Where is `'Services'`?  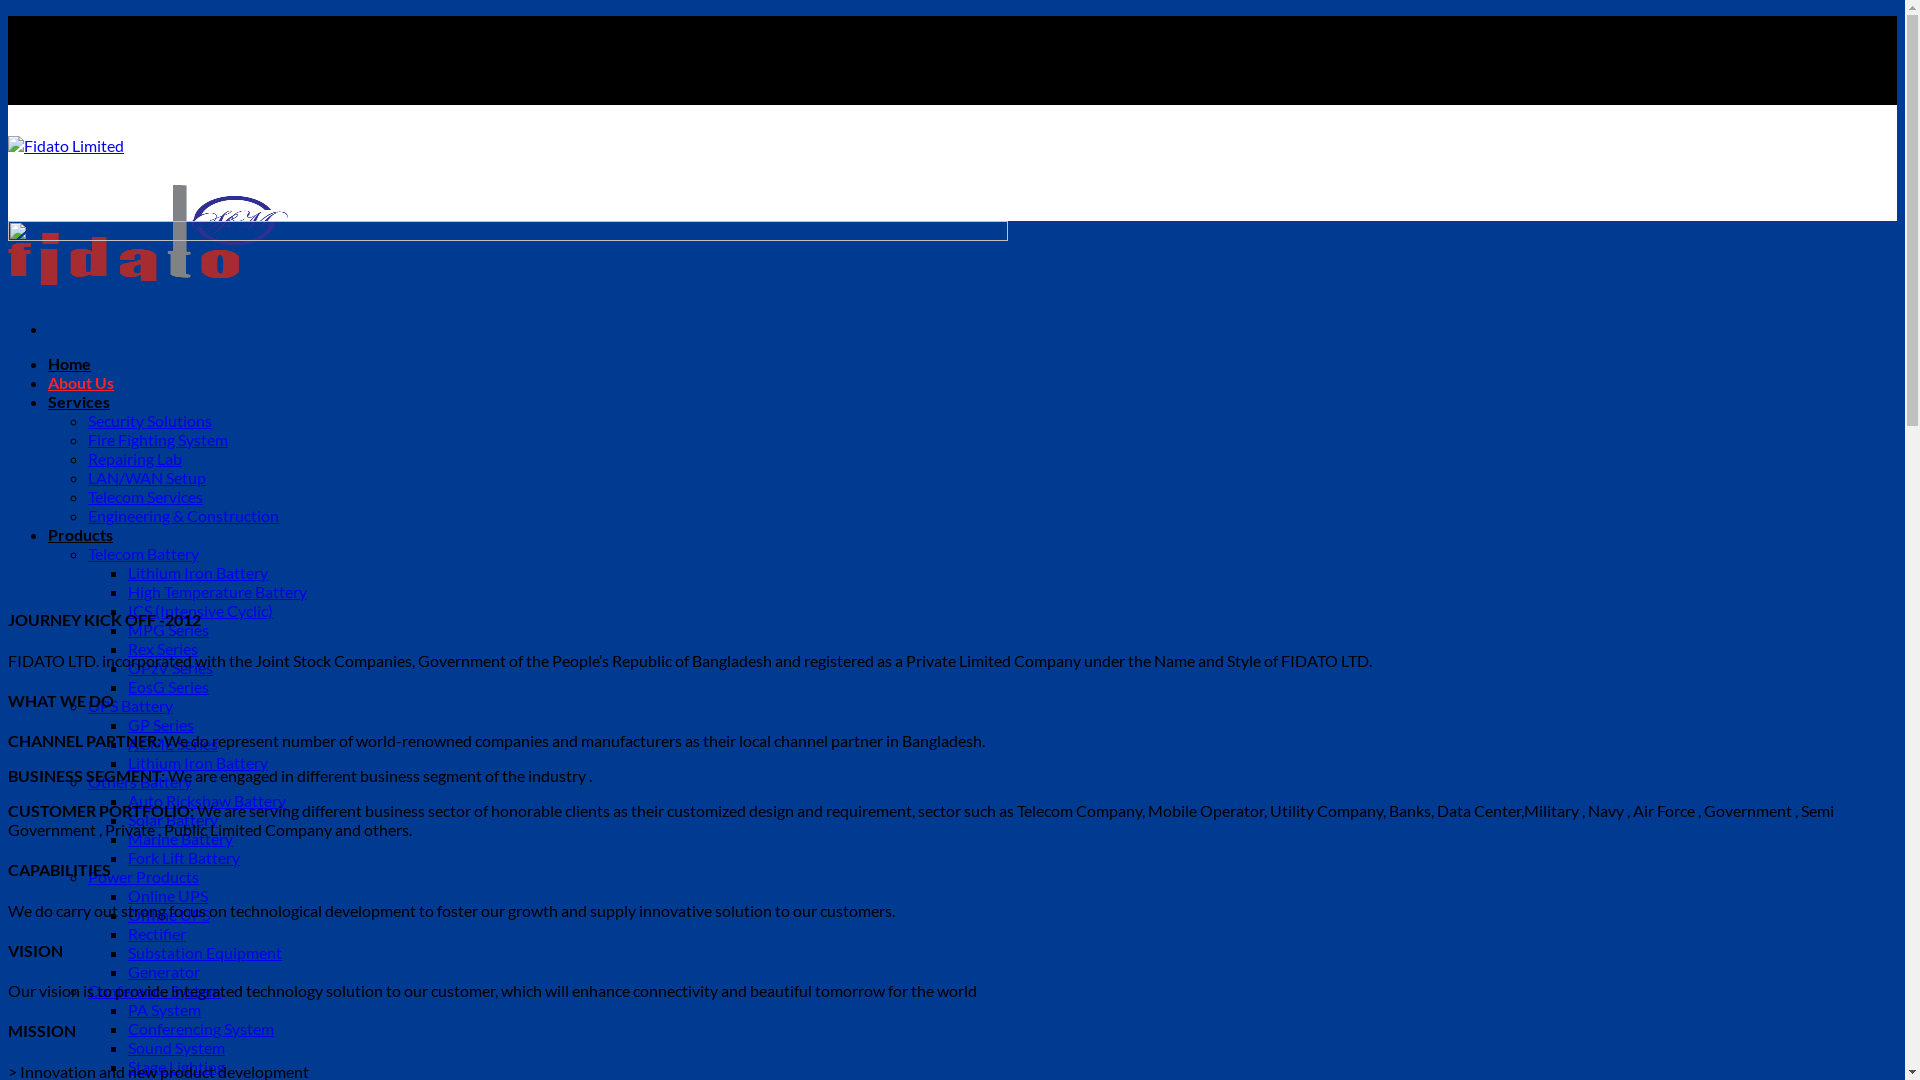
'Services' is located at coordinates (78, 401).